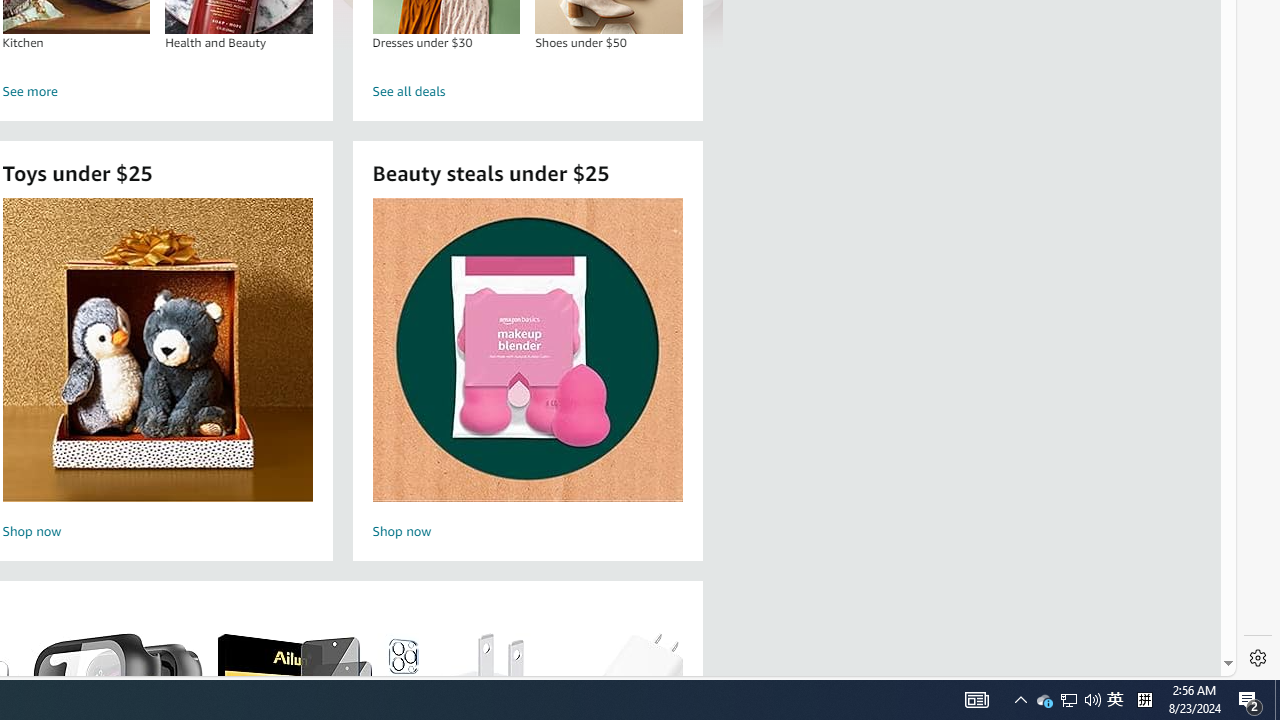 This screenshot has height=720, width=1280. Describe the element at coordinates (528, 92) in the screenshot. I see `'See all deals'` at that location.